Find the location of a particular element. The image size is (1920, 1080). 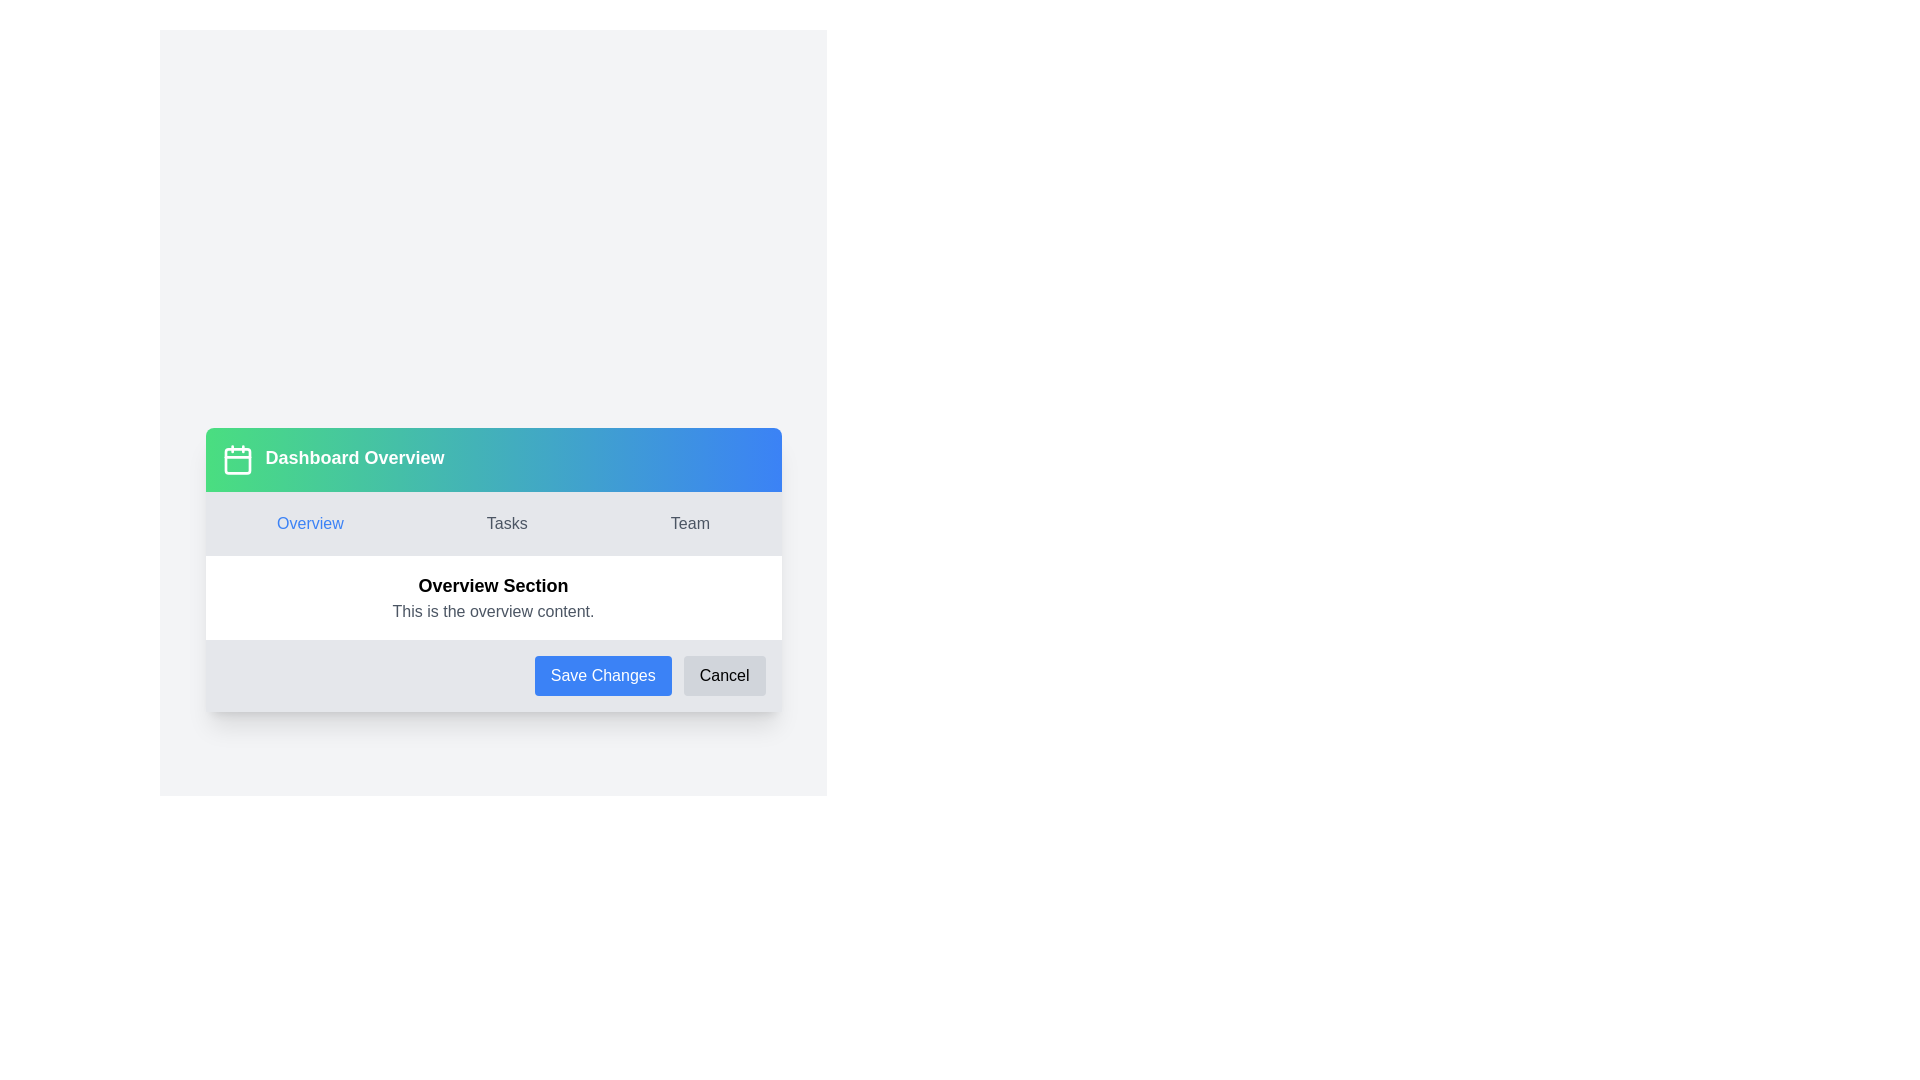

the 'Team' button in the horizontal menu bar to change its state from gray to blue is located at coordinates (690, 523).